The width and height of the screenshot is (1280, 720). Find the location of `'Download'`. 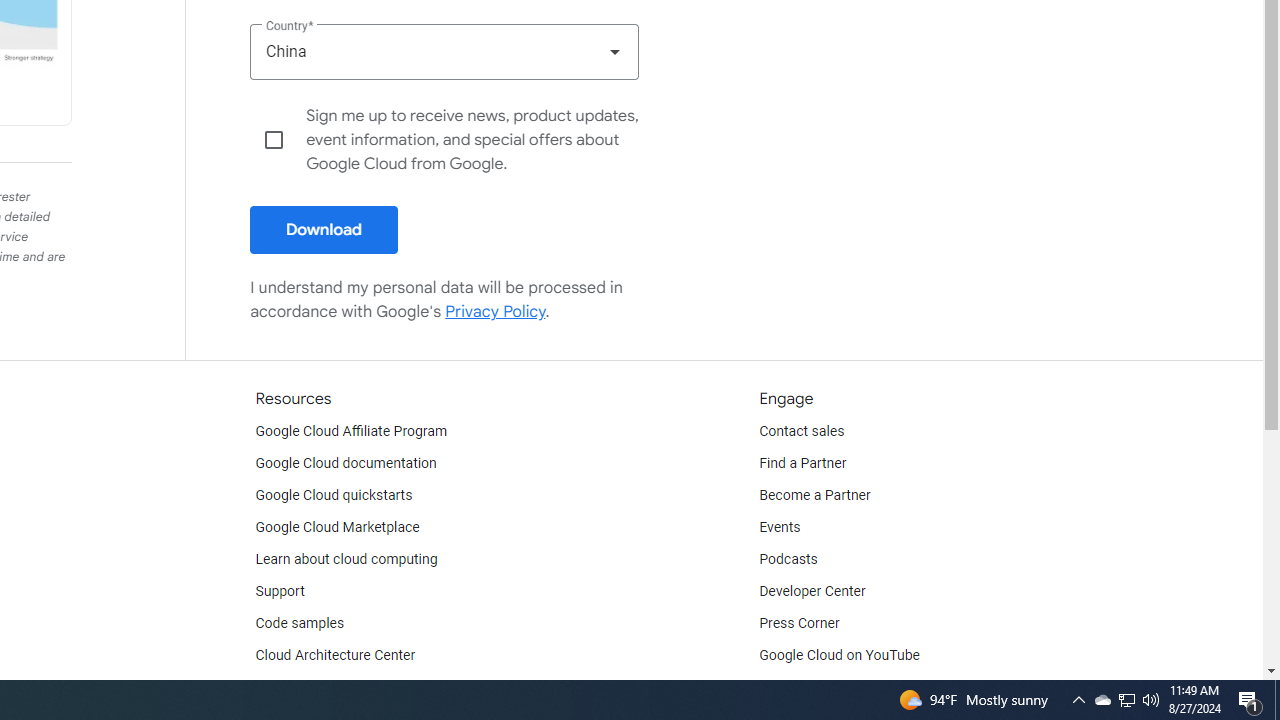

'Download' is located at coordinates (324, 229).